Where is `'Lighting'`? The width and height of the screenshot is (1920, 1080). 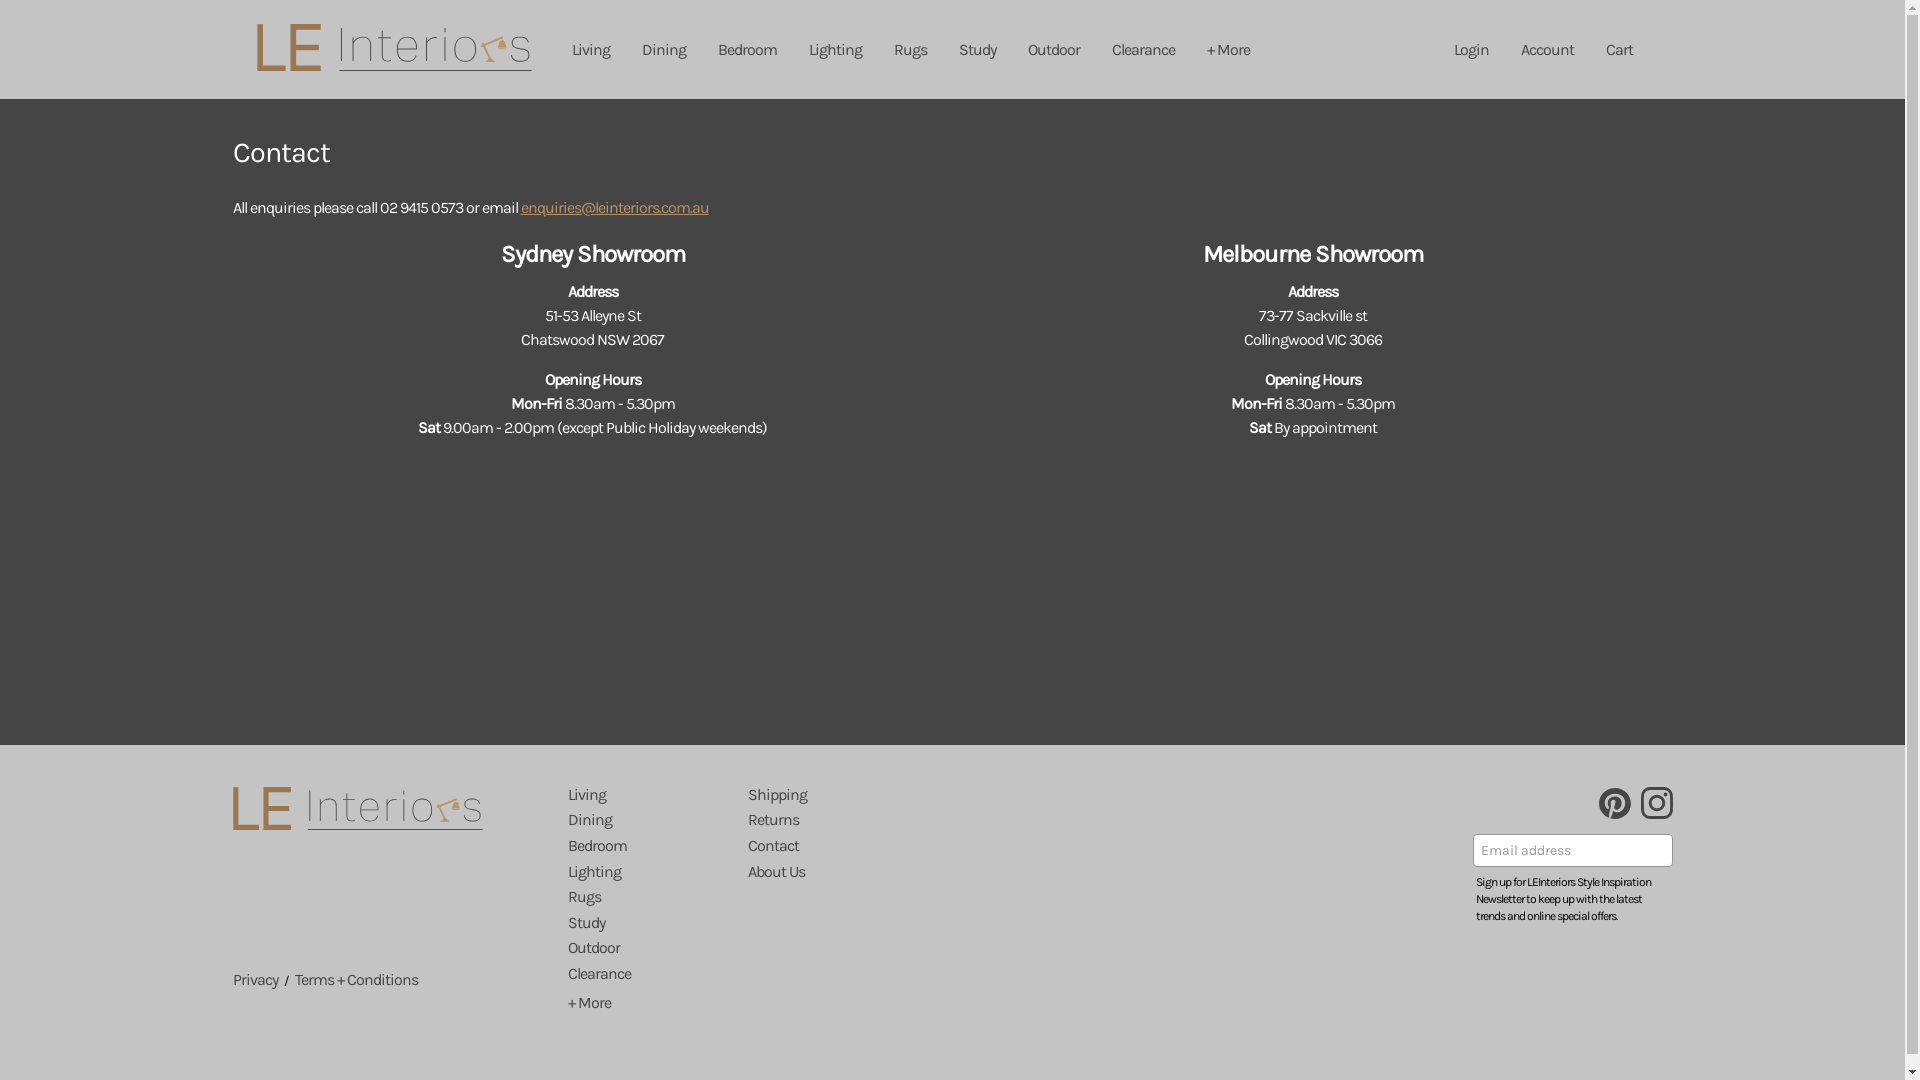
'Lighting' is located at coordinates (834, 48).